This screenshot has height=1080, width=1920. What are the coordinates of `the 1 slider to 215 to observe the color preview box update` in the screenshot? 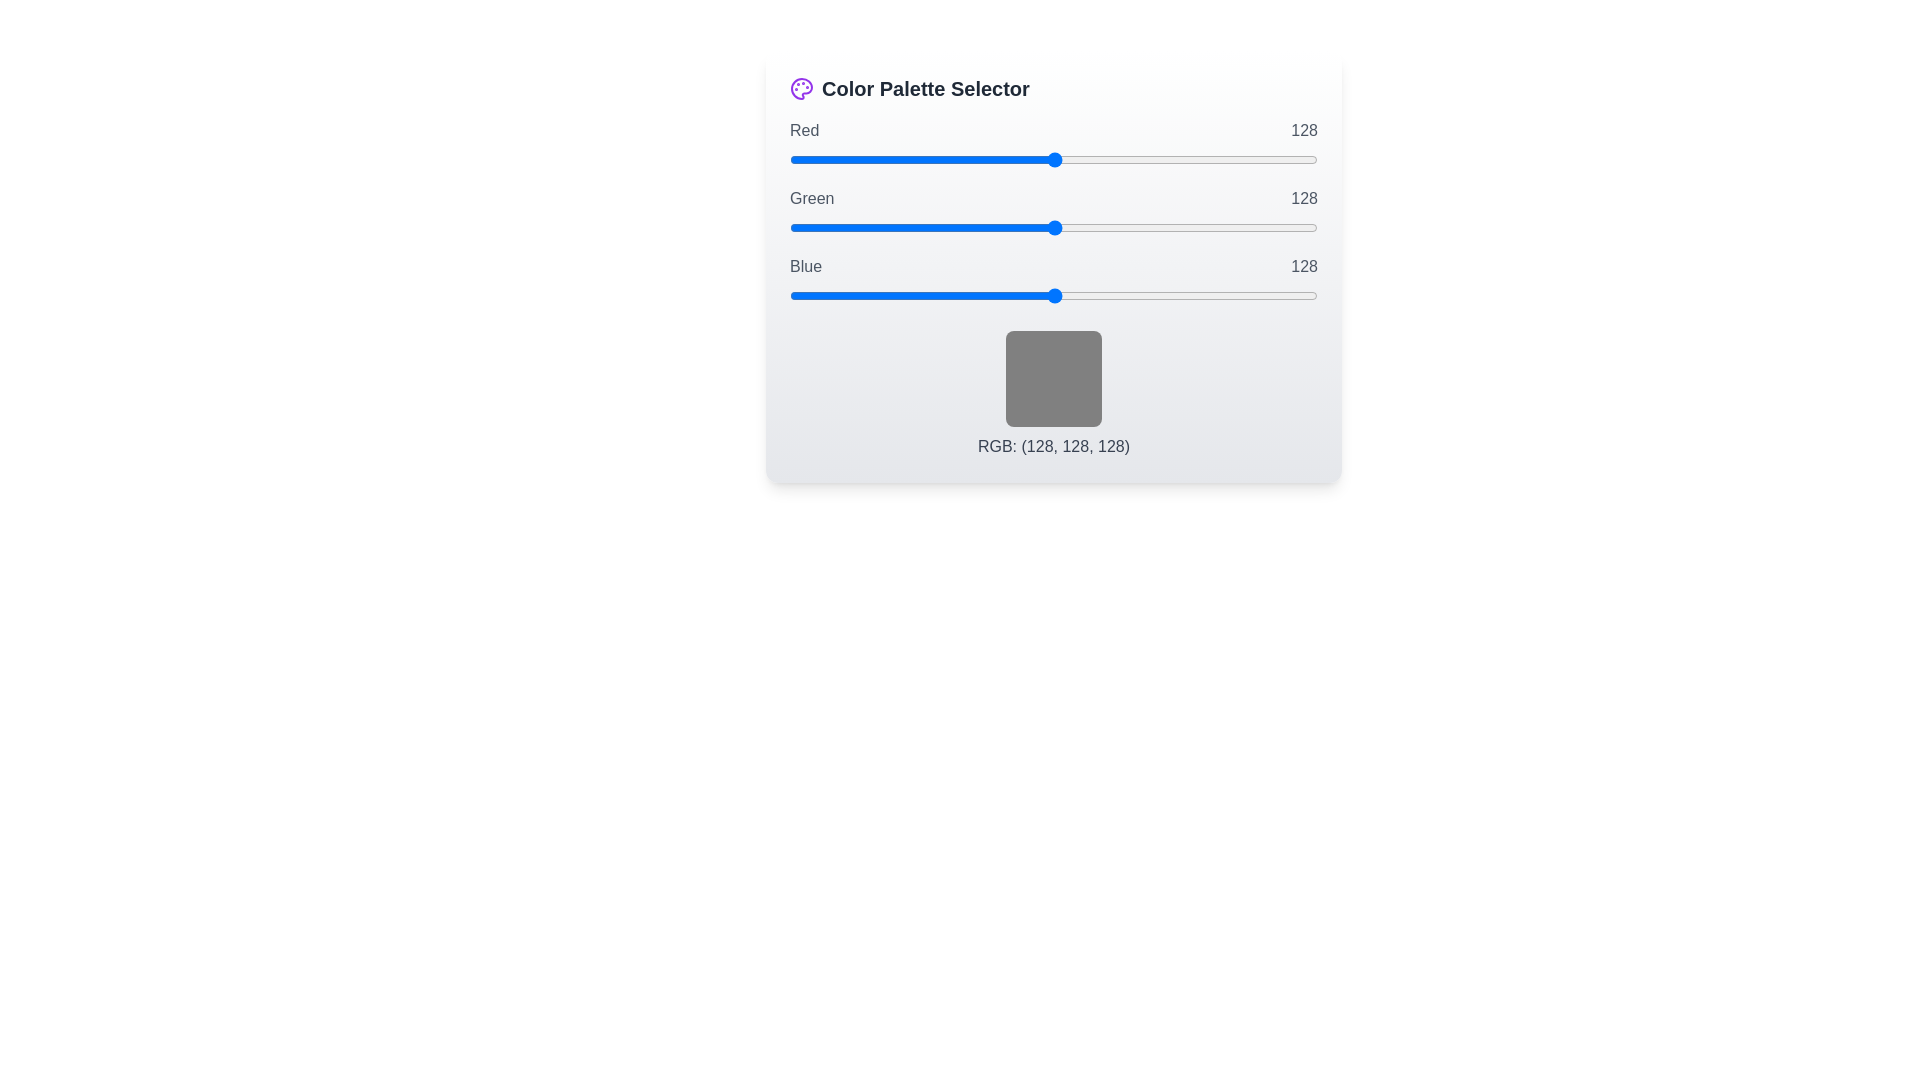 It's located at (1053, 226).